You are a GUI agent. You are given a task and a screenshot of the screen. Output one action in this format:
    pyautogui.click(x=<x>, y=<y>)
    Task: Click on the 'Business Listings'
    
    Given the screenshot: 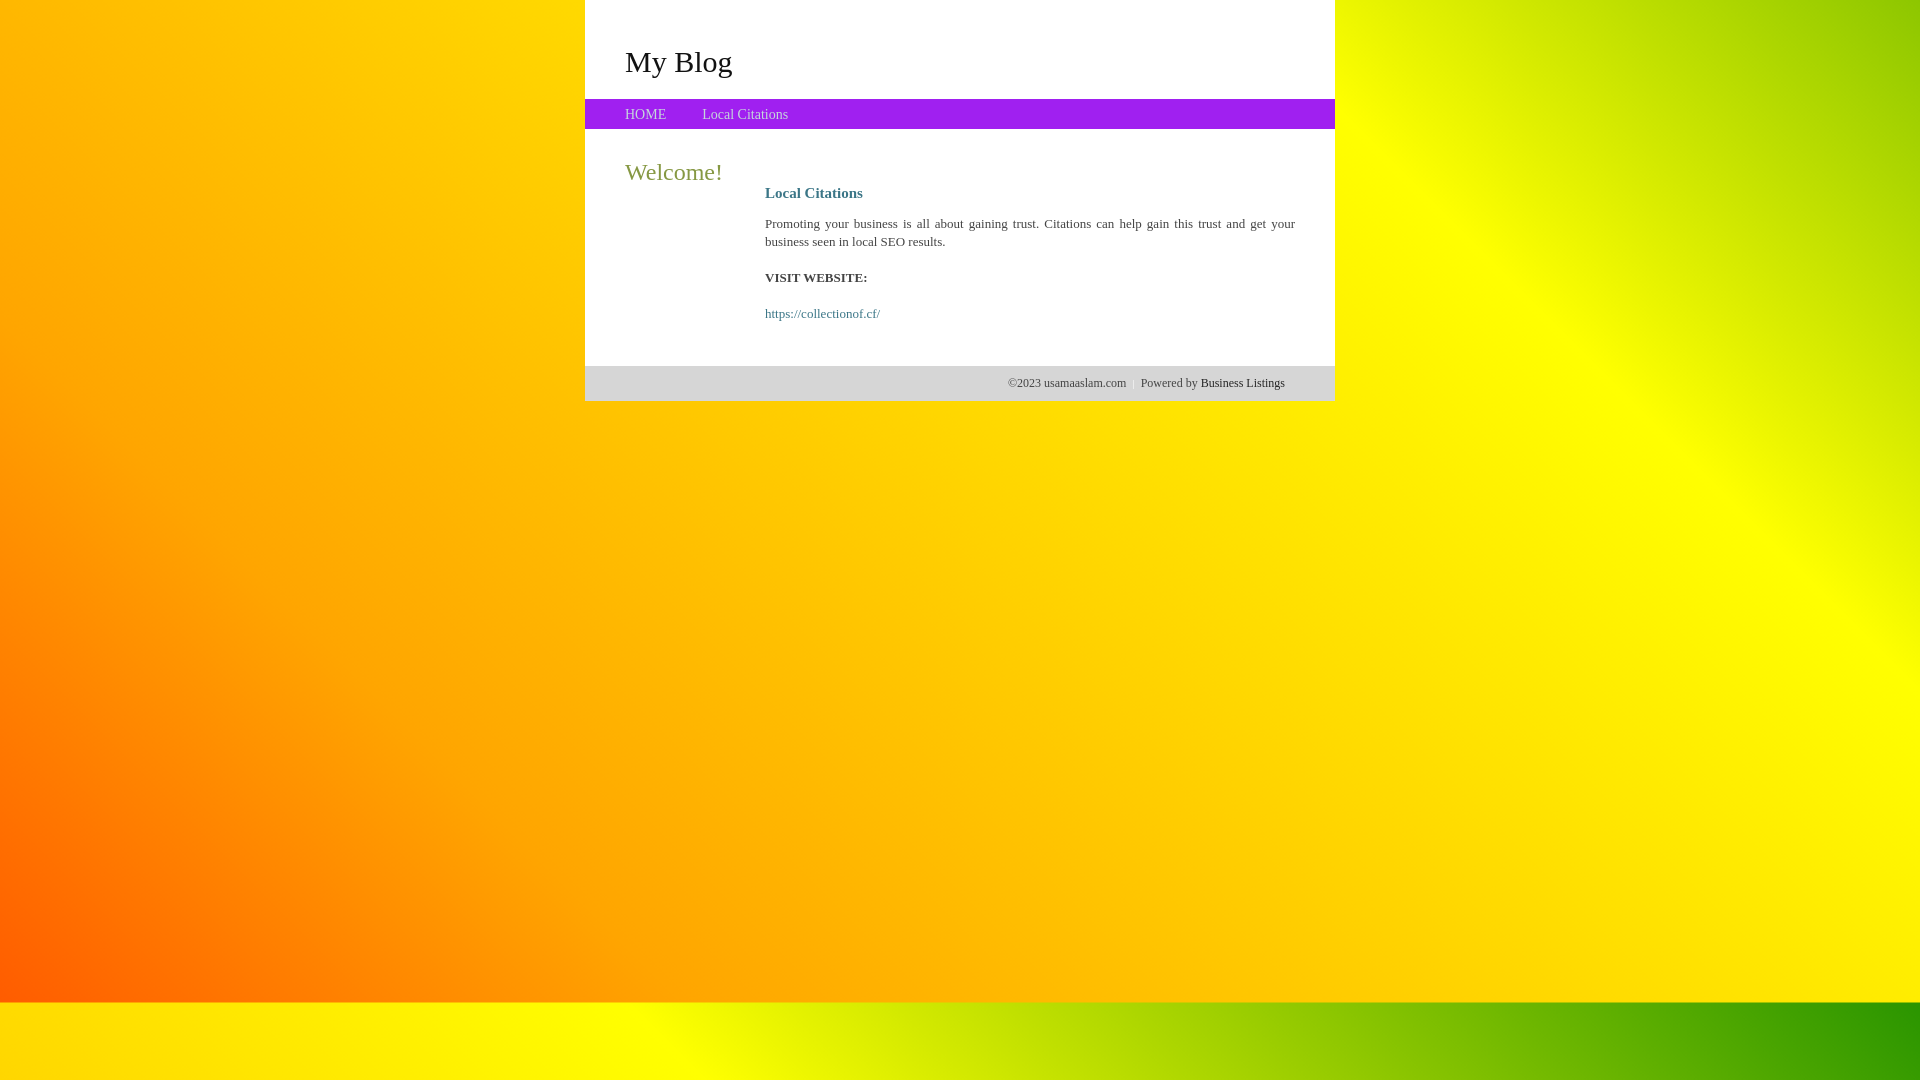 What is the action you would take?
    pyautogui.click(x=1242, y=382)
    